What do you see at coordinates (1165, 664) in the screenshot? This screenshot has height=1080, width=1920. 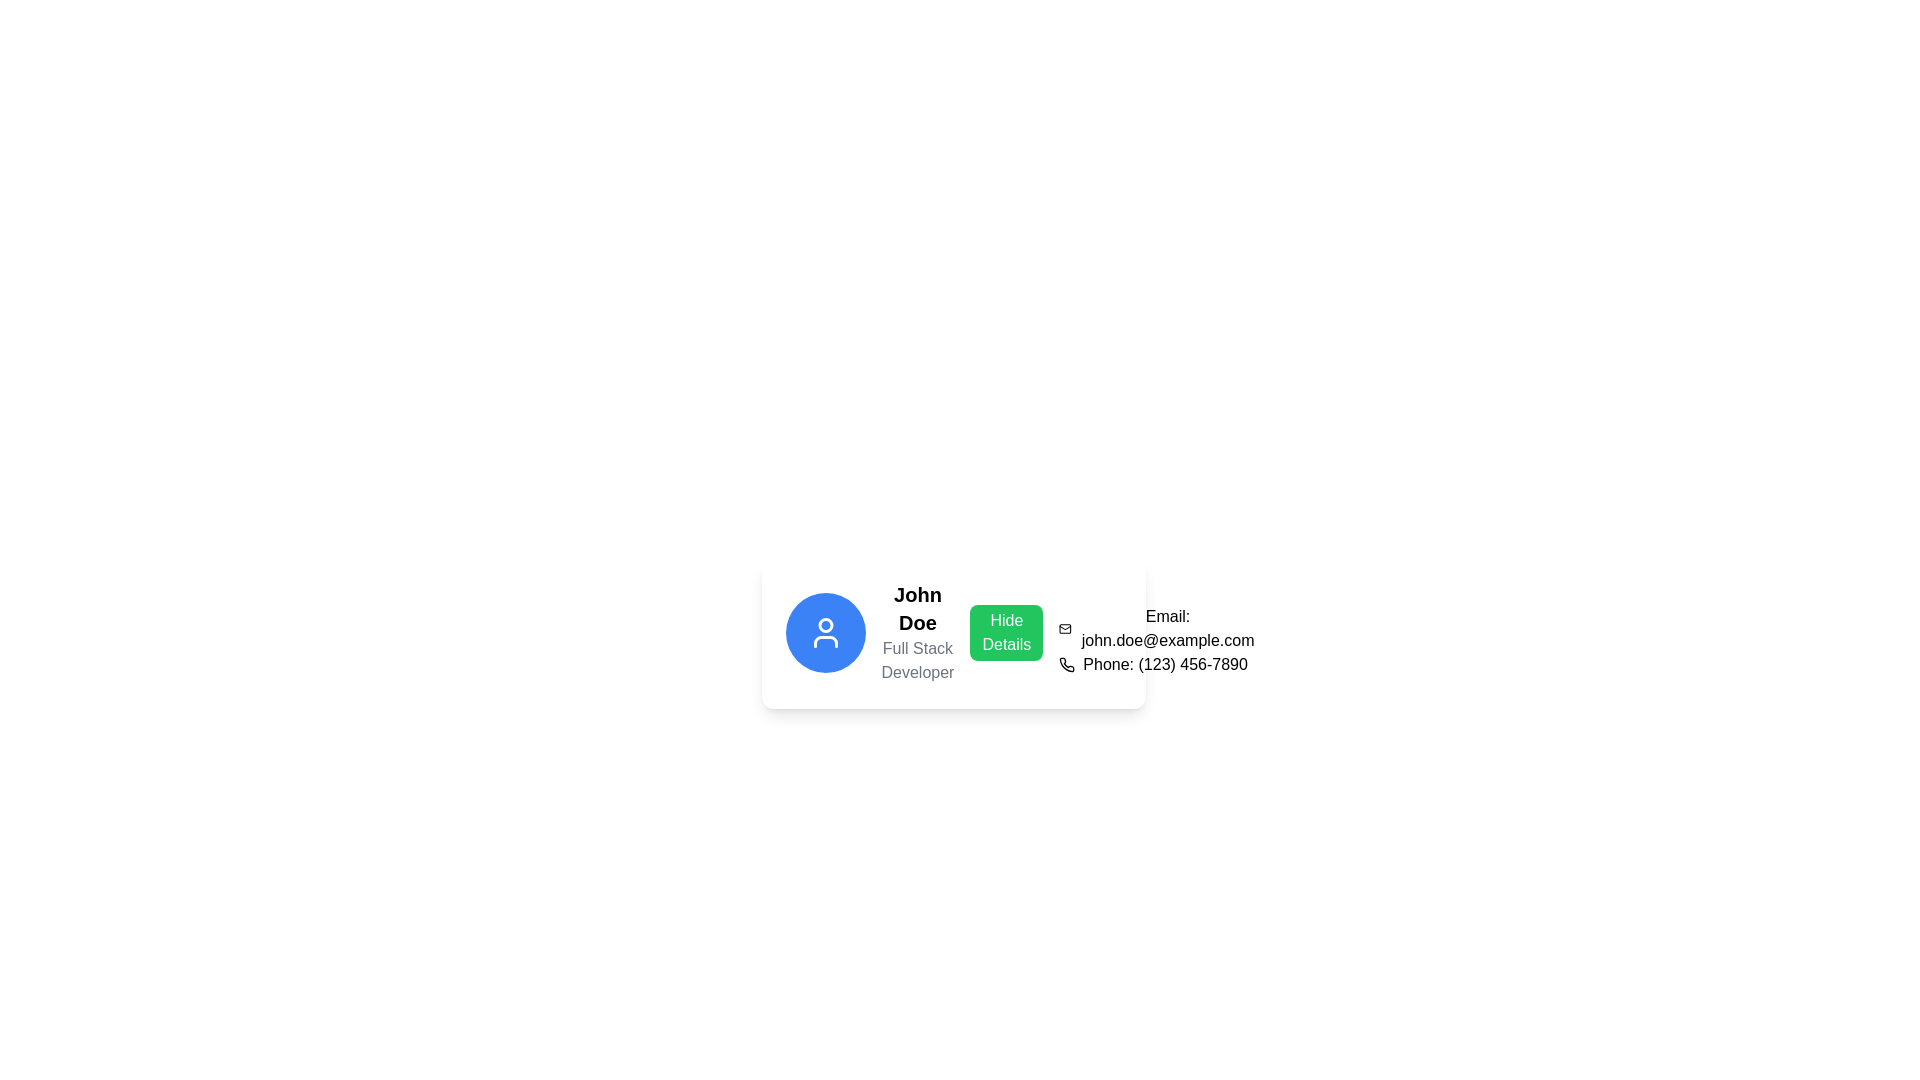 I see `the text label displaying 'Phone: (123) 456-7890', which is styled in black font and positioned adjacent to a telephone icon within the contact details component` at bounding box center [1165, 664].